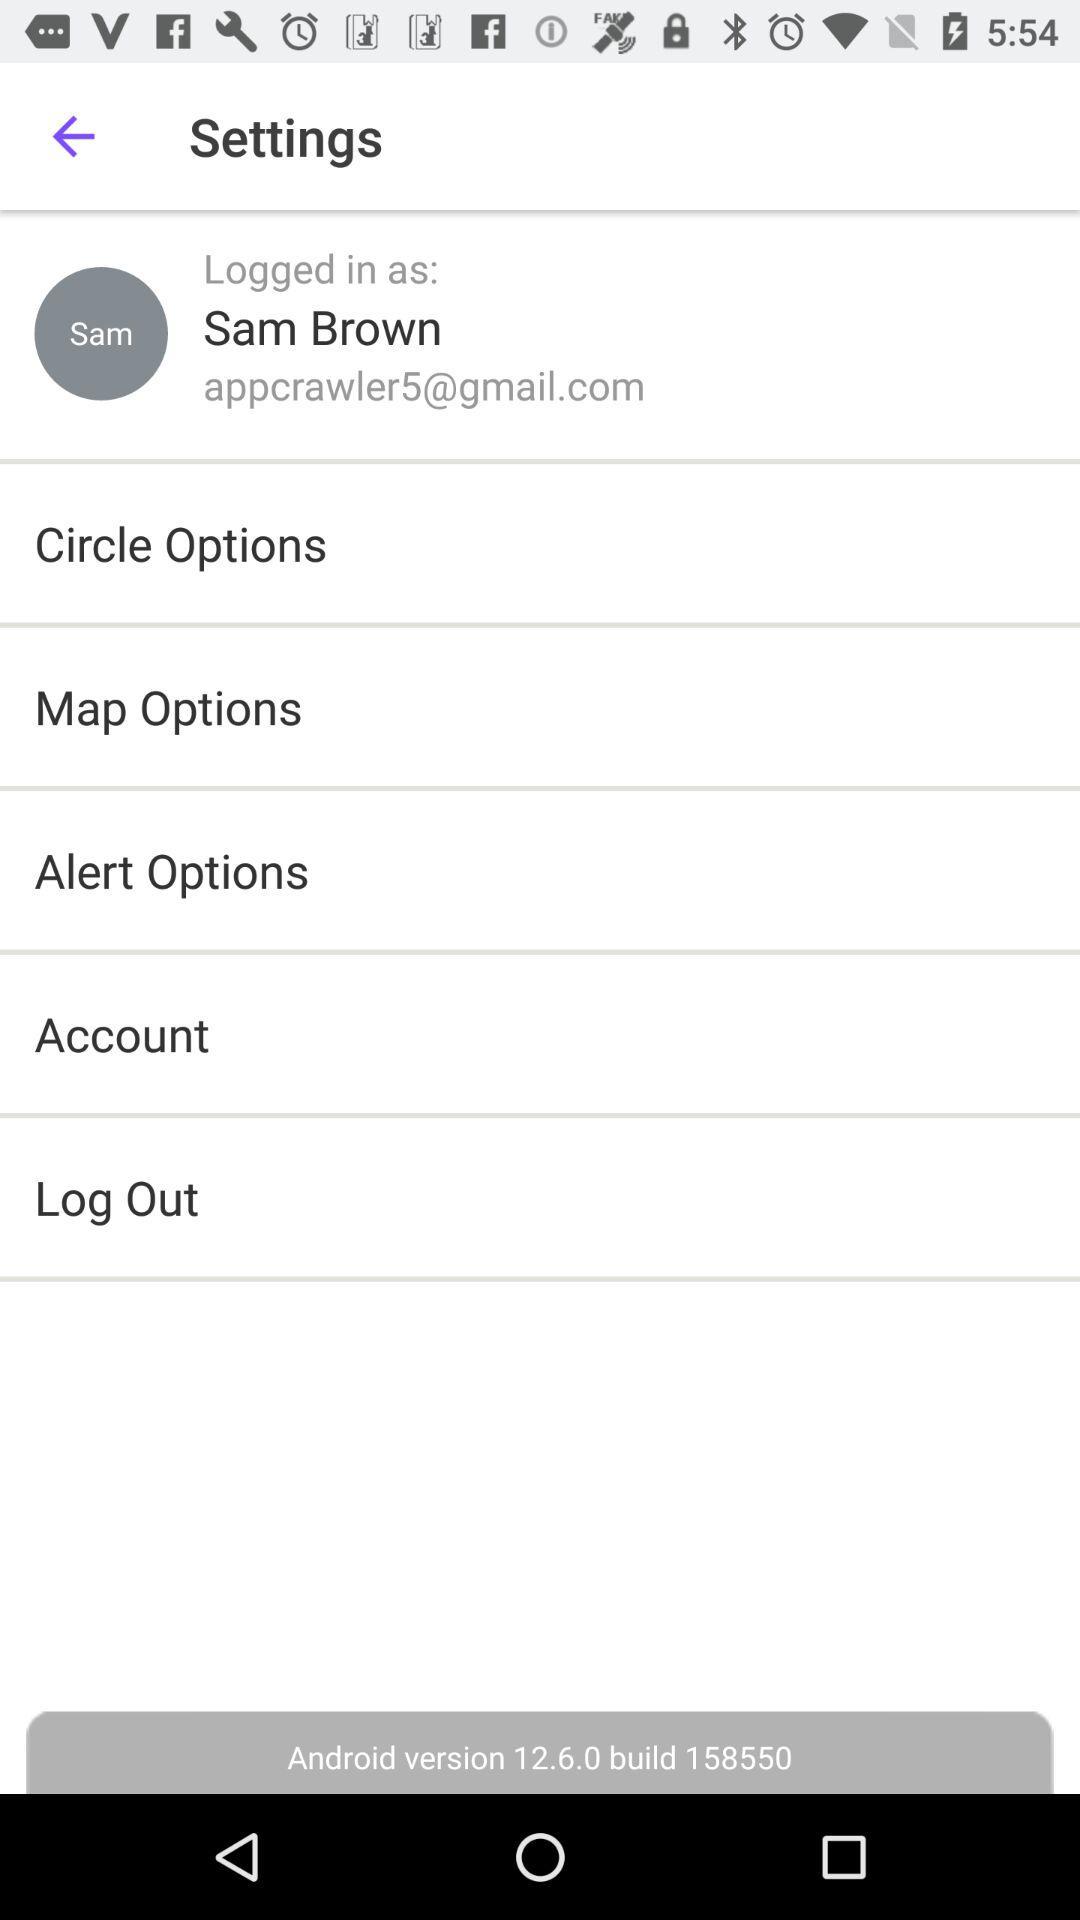 Image resolution: width=1080 pixels, height=1920 pixels. Describe the element at coordinates (319, 267) in the screenshot. I see `logged in as: icon` at that location.